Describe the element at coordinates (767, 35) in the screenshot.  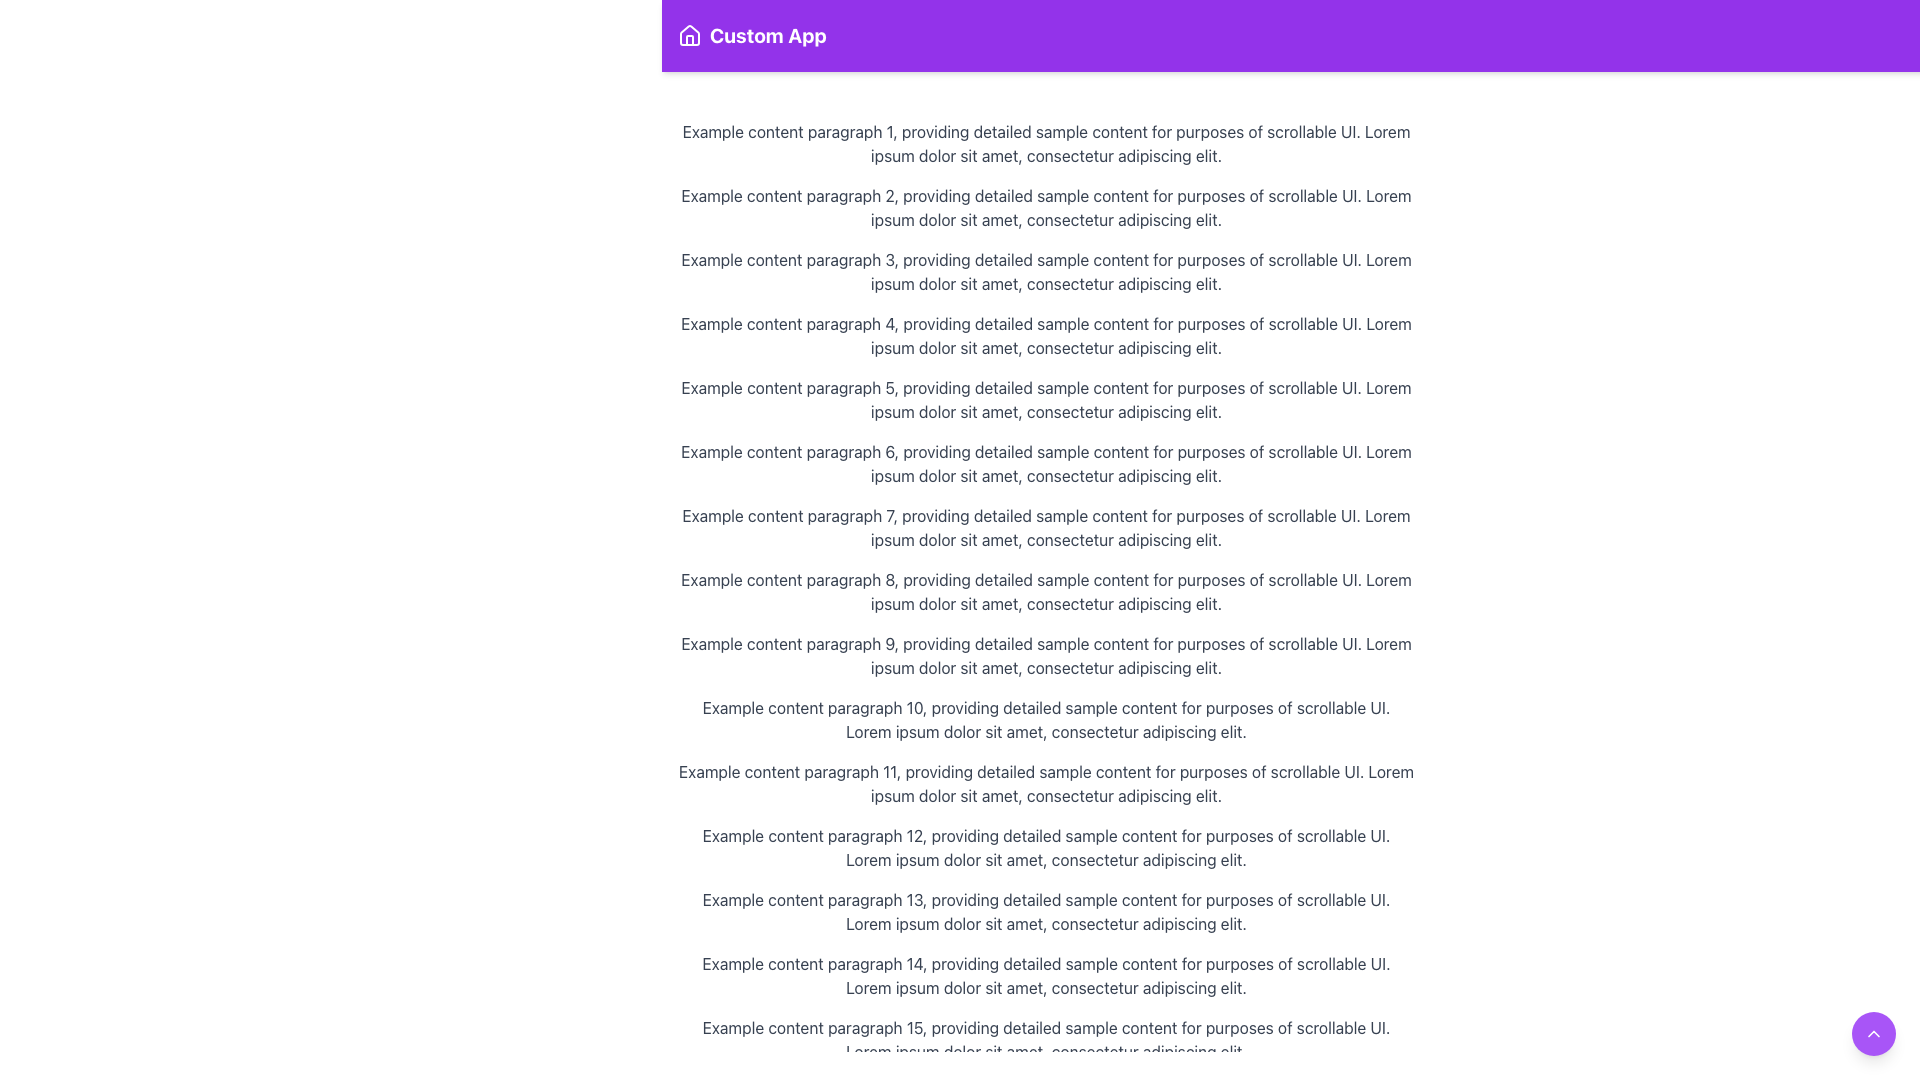
I see `text content of the title label indicating 'Custom App', which is located in the purple header bar at the top of the page, aligned to the right of a house-like icon` at that location.